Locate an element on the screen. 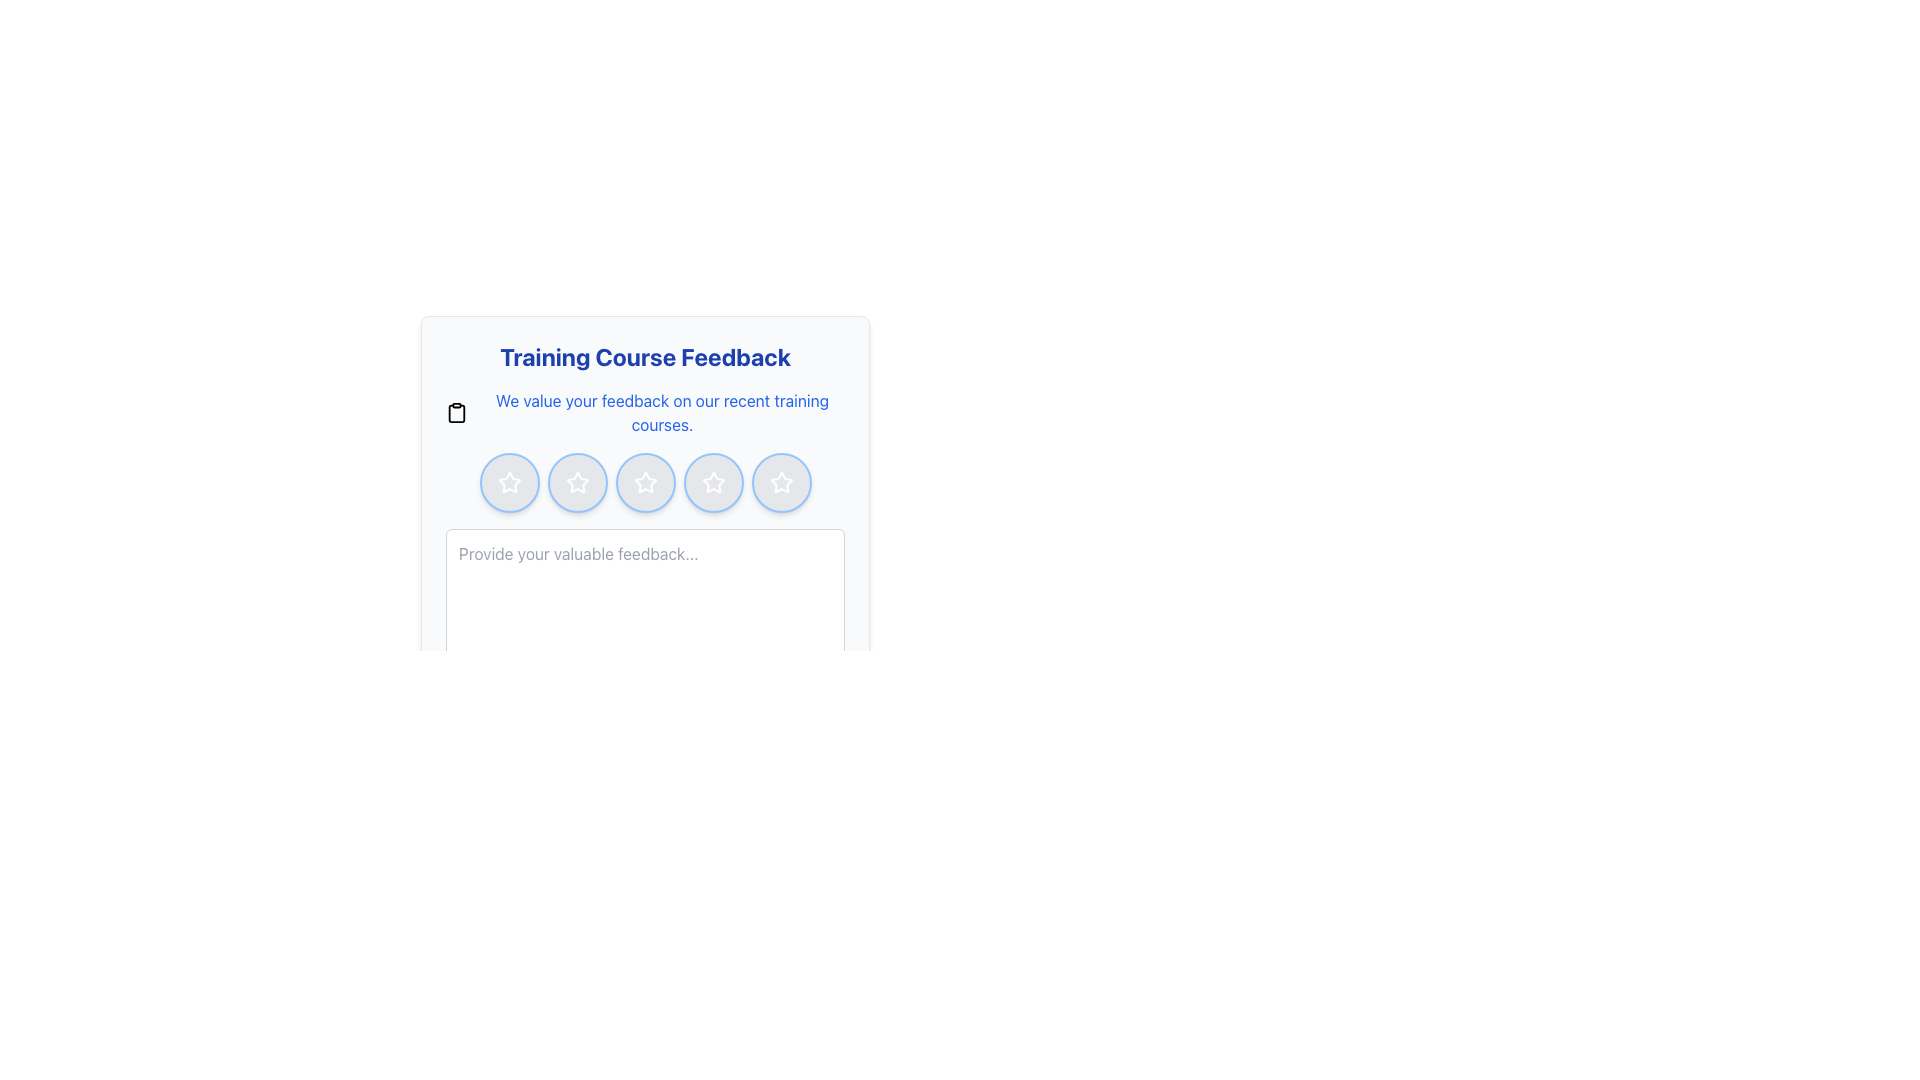 This screenshot has width=1920, height=1080. the clipboard icon located at the top left of the feedback panel, which is part of an icon group and positioned above the 'Training Course Feedback' text is located at coordinates (455, 412).